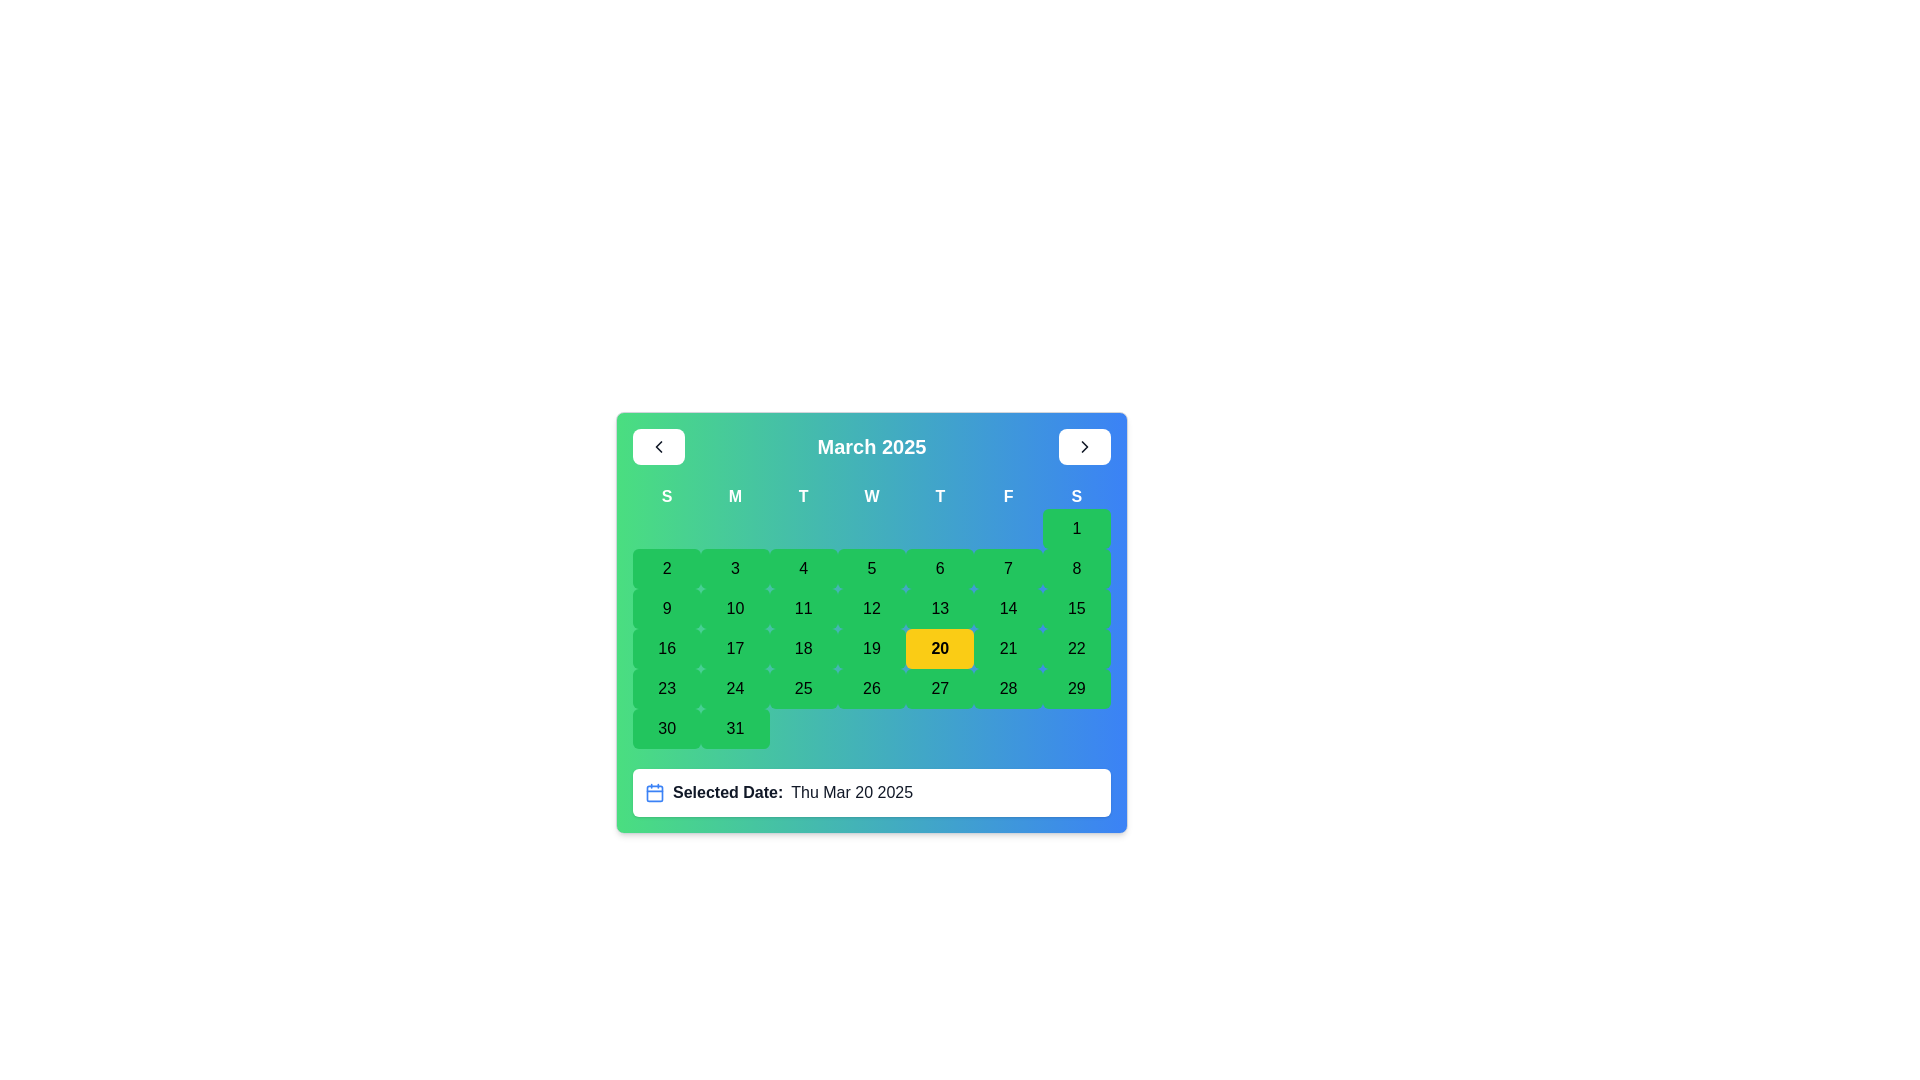 The width and height of the screenshot is (1920, 1080). I want to click on the label displaying the letter 'T' in bold white text, which is the third label in a sequence representing weekdays, located beneath the 'March 2025' header, so click(803, 496).